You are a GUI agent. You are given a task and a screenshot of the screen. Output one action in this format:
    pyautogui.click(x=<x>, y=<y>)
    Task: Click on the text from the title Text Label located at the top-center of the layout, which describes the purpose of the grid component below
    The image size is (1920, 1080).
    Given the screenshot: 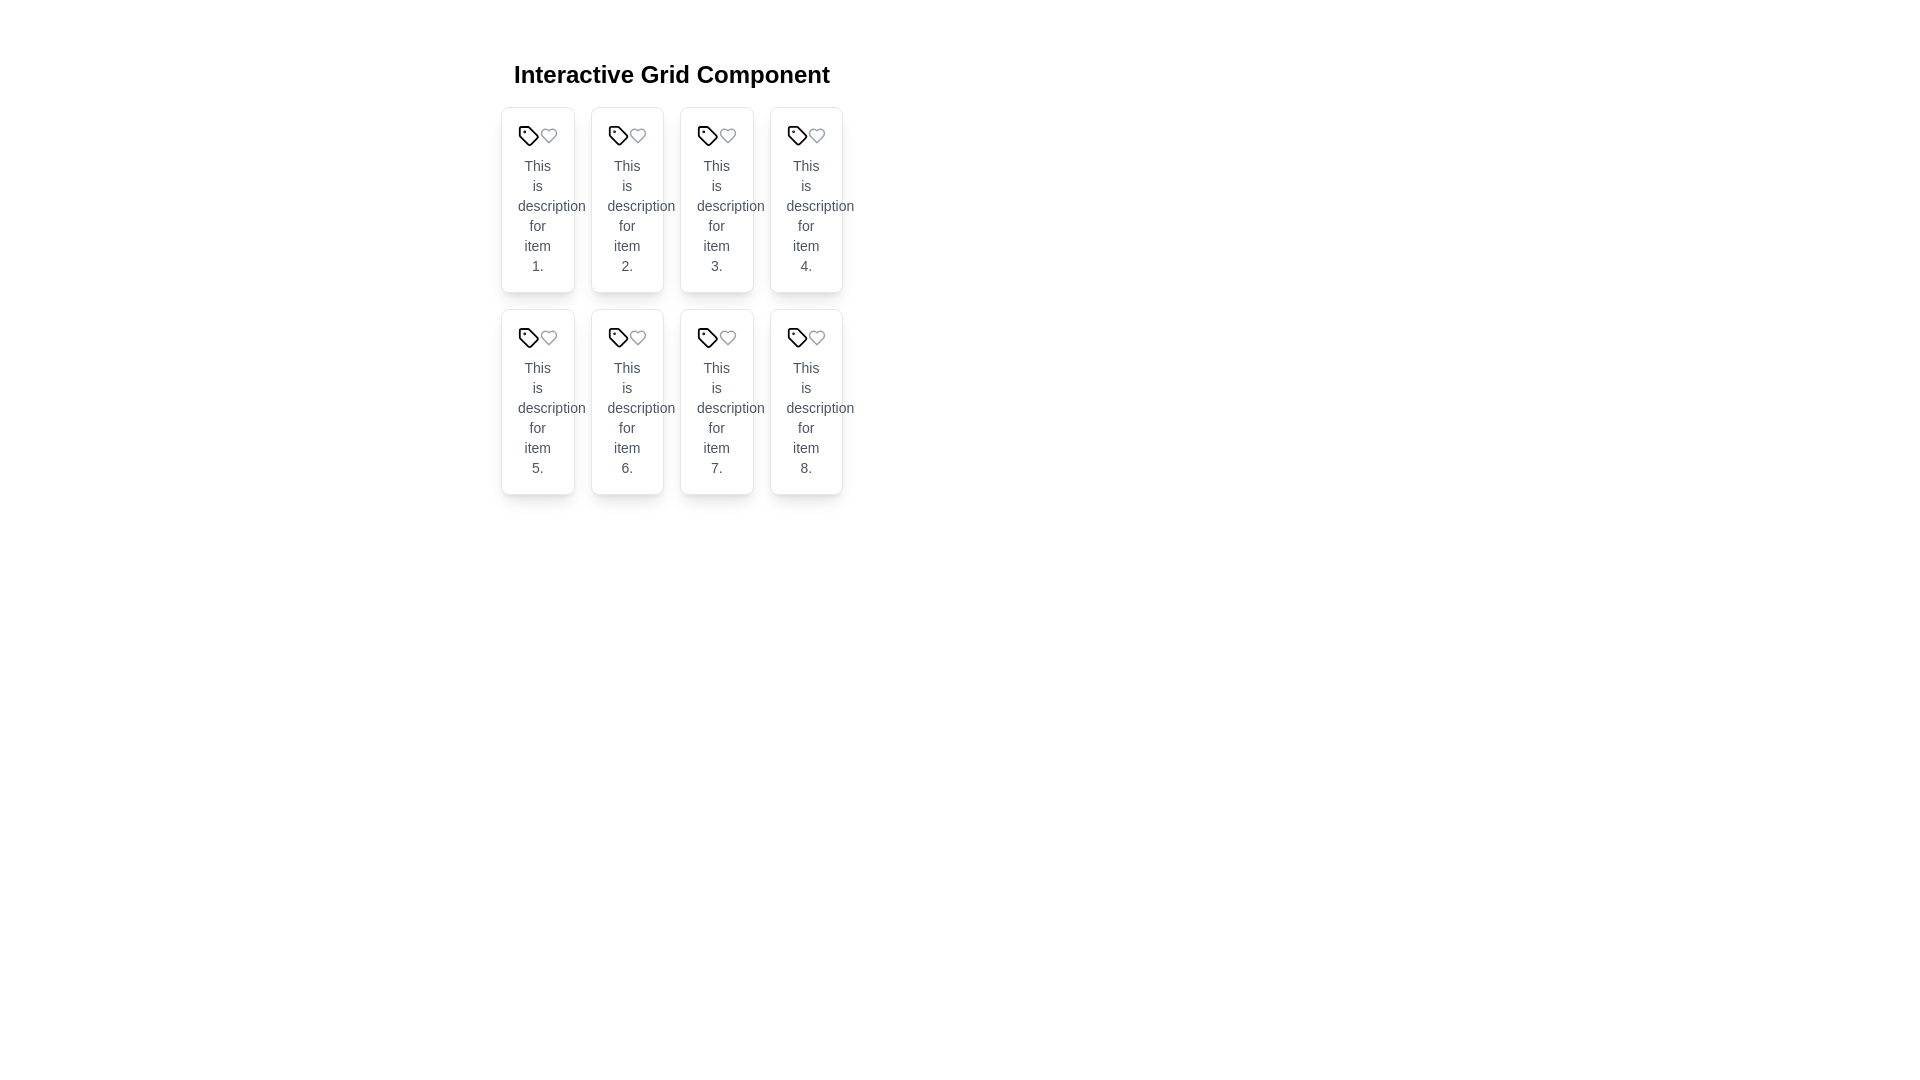 What is the action you would take?
    pyautogui.click(x=672, y=73)
    